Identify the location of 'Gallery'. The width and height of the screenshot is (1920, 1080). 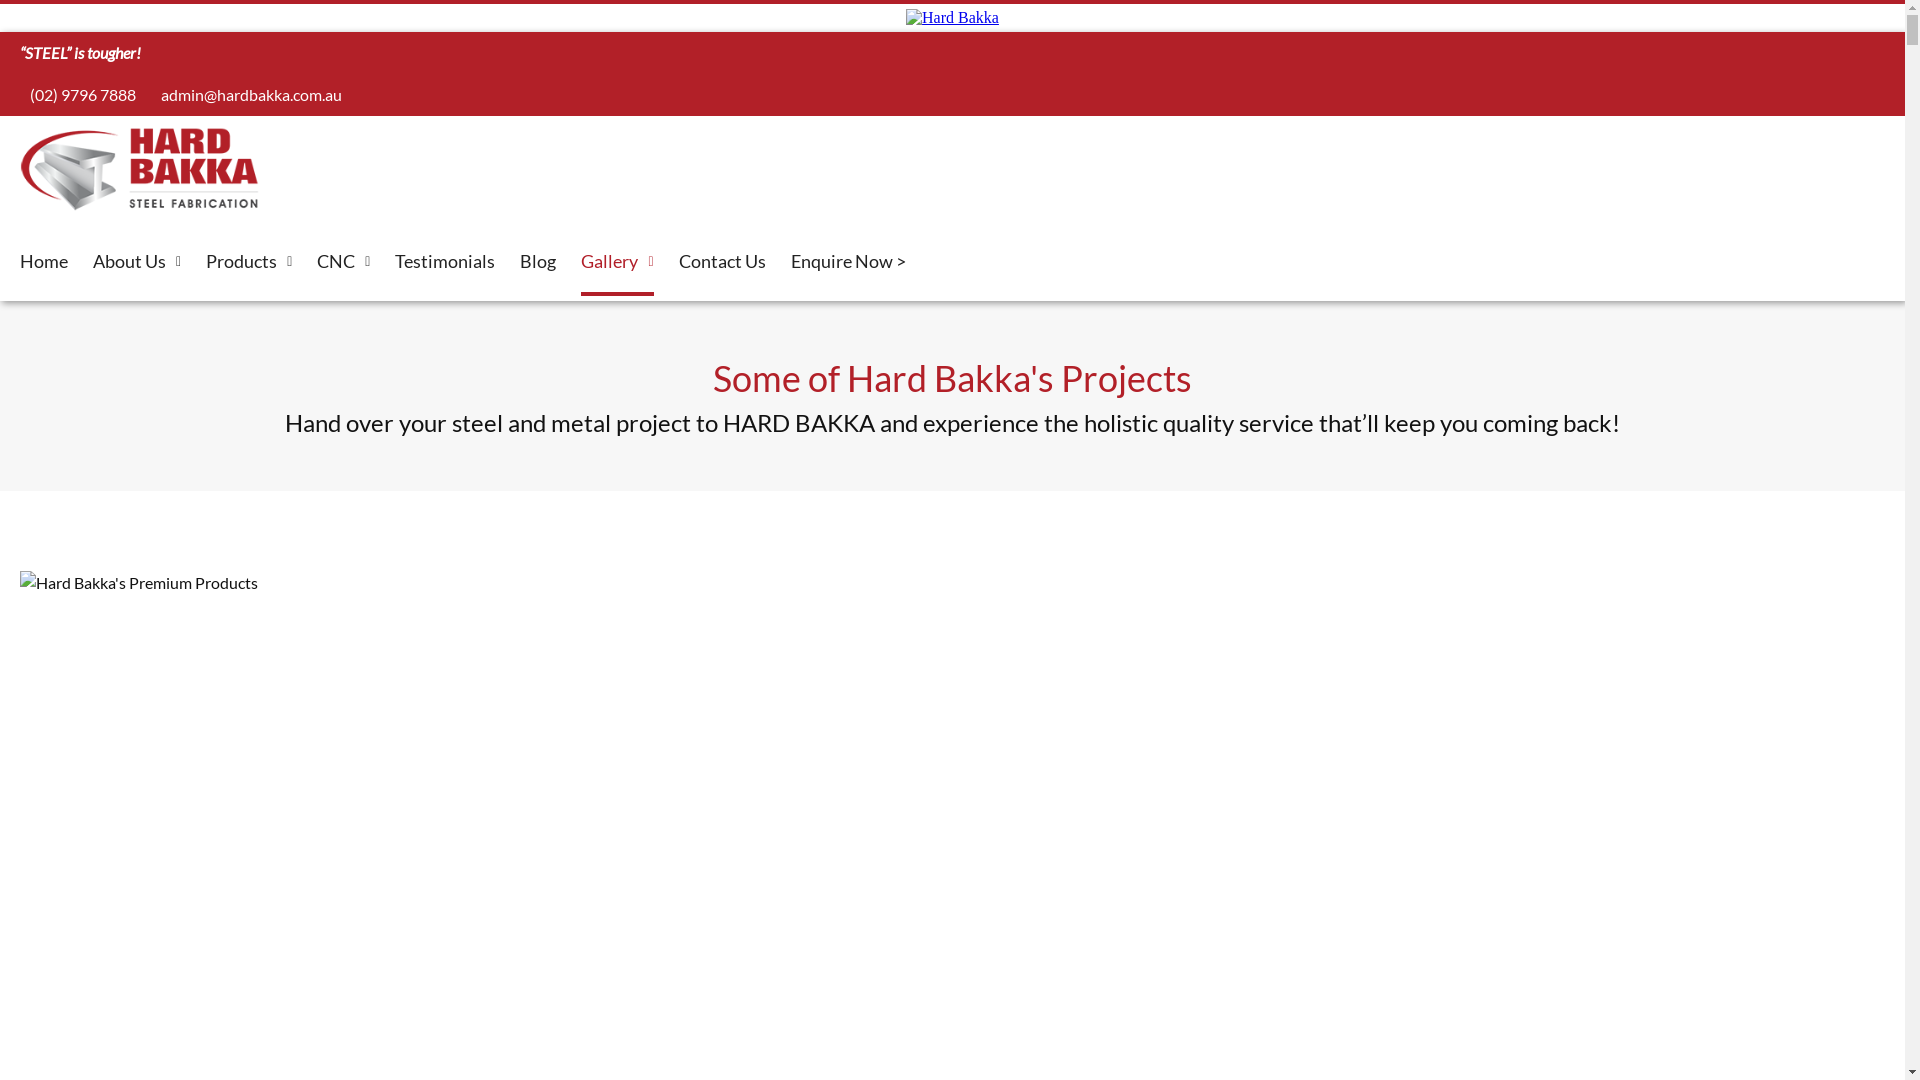
(616, 262).